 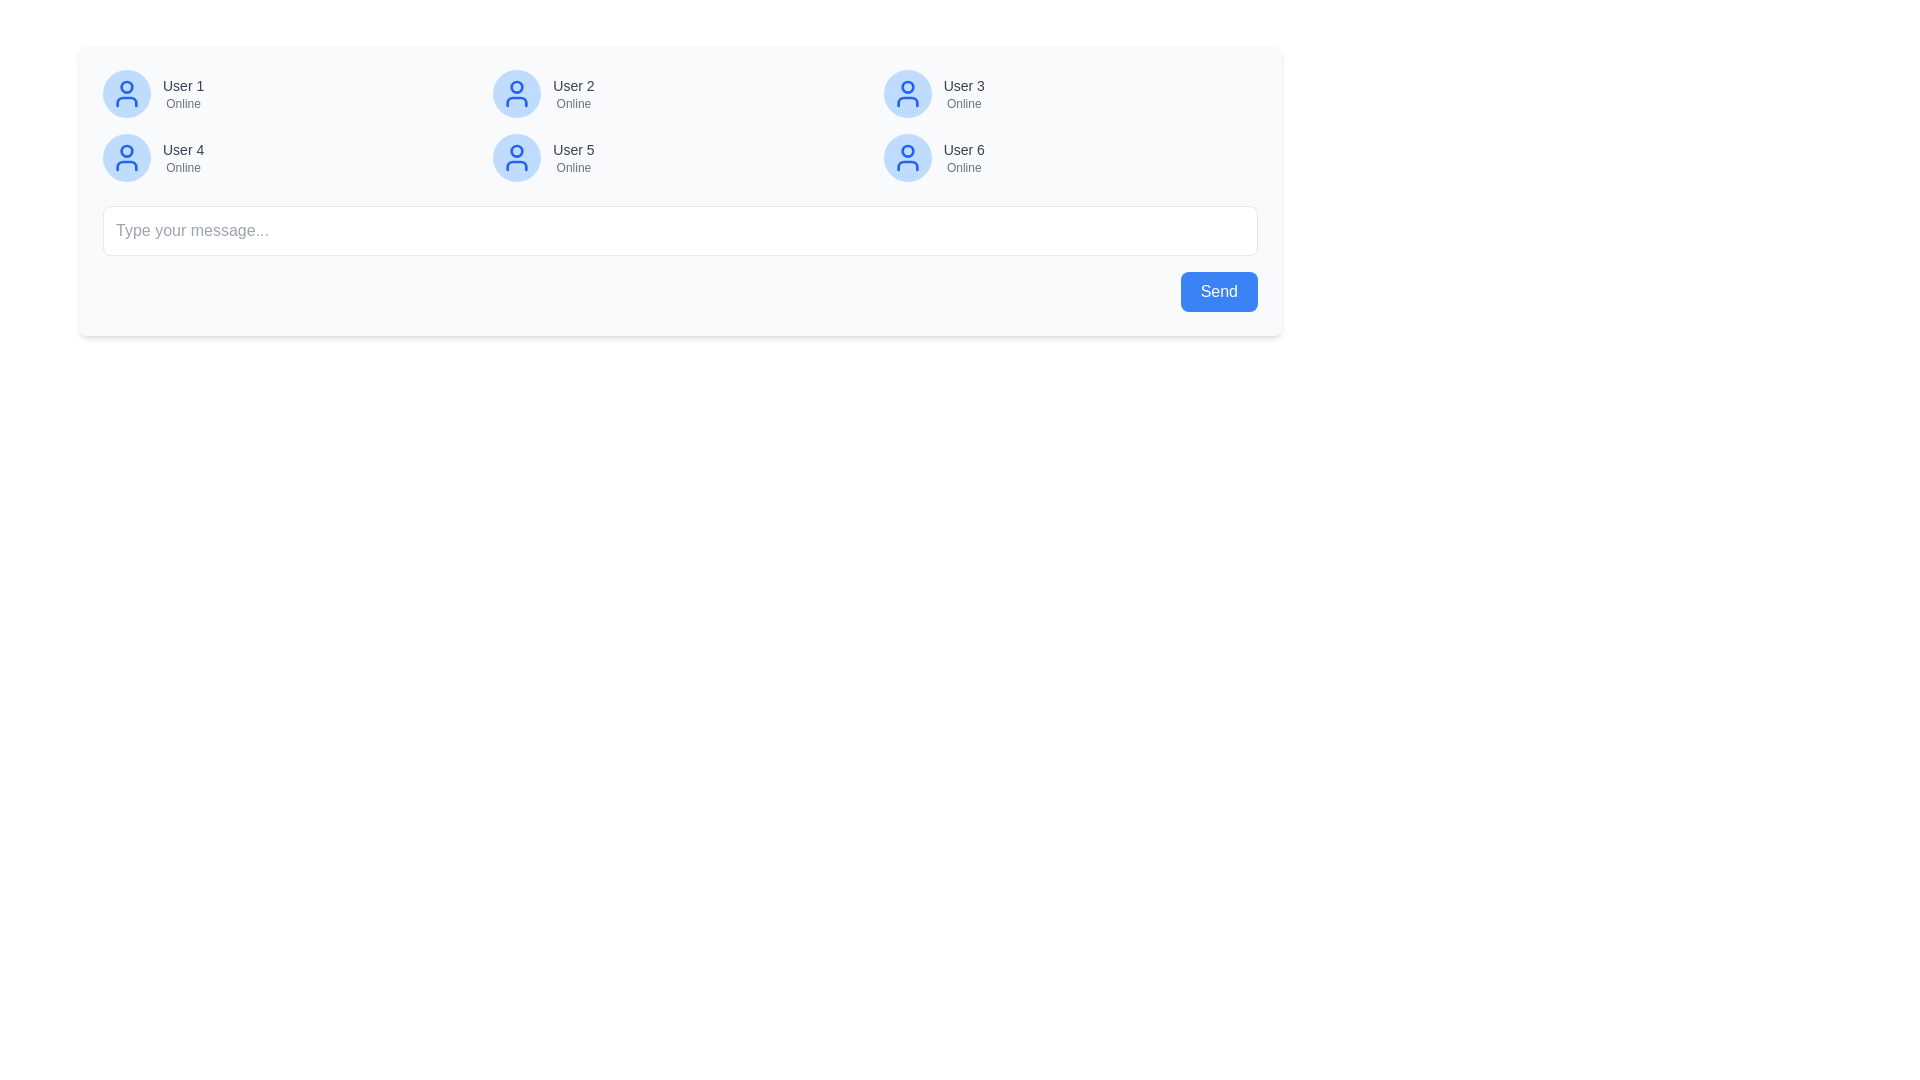 I want to click on the User card for 'User 4' in the grid layout, so click(x=289, y=157).